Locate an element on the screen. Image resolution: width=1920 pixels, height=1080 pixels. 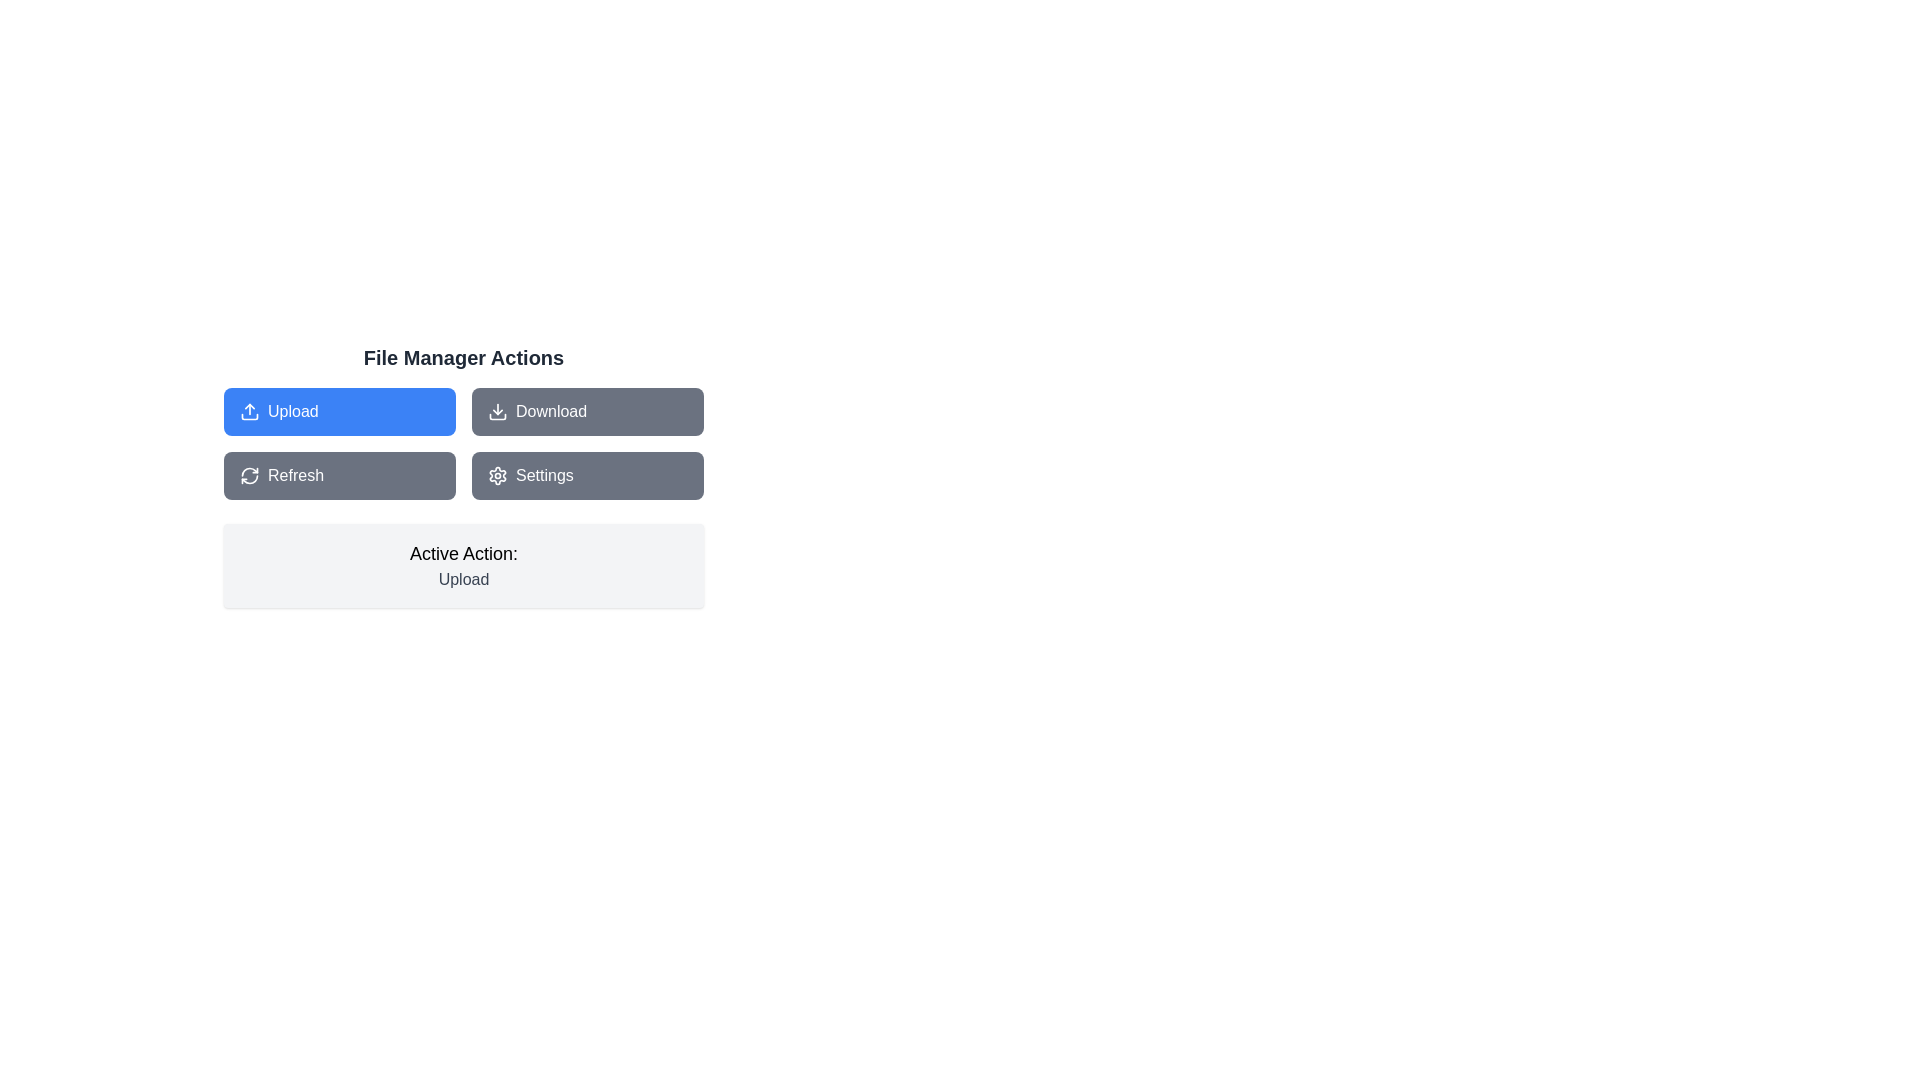
the lower section of the upload icon located on the leftmost button labeled 'Upload' in the 'File Manager Actions' section is located at coordinates (248, 415).